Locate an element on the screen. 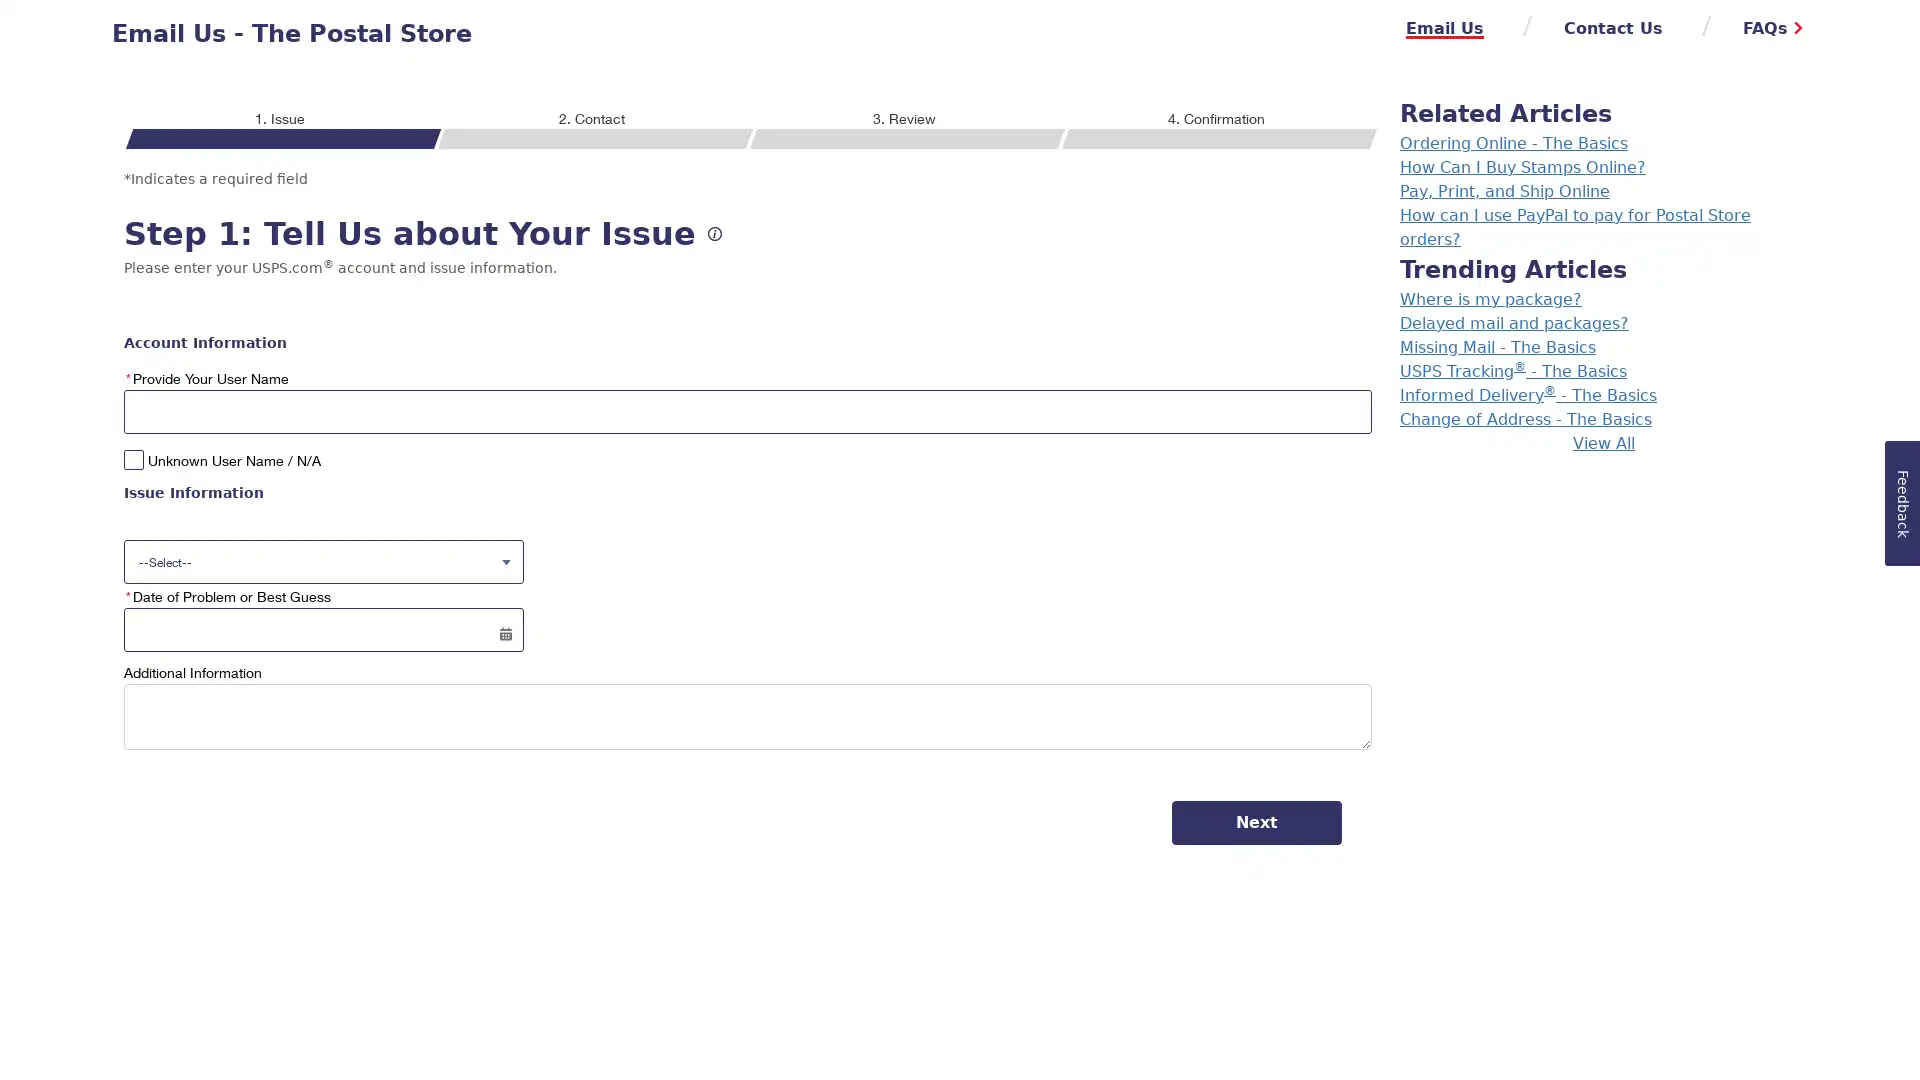  Next is located at coordinates (1256, 825).